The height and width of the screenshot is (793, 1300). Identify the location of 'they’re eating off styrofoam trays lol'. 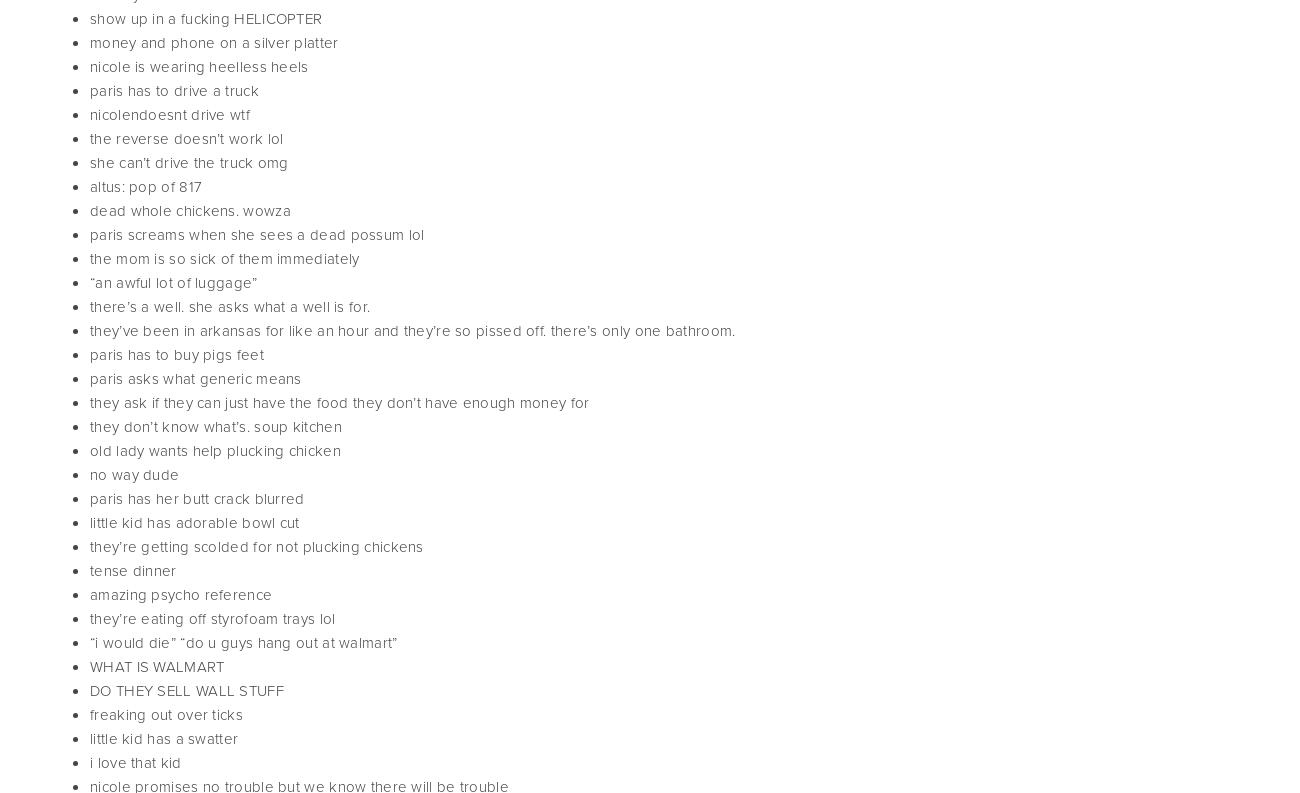
(212, 618).